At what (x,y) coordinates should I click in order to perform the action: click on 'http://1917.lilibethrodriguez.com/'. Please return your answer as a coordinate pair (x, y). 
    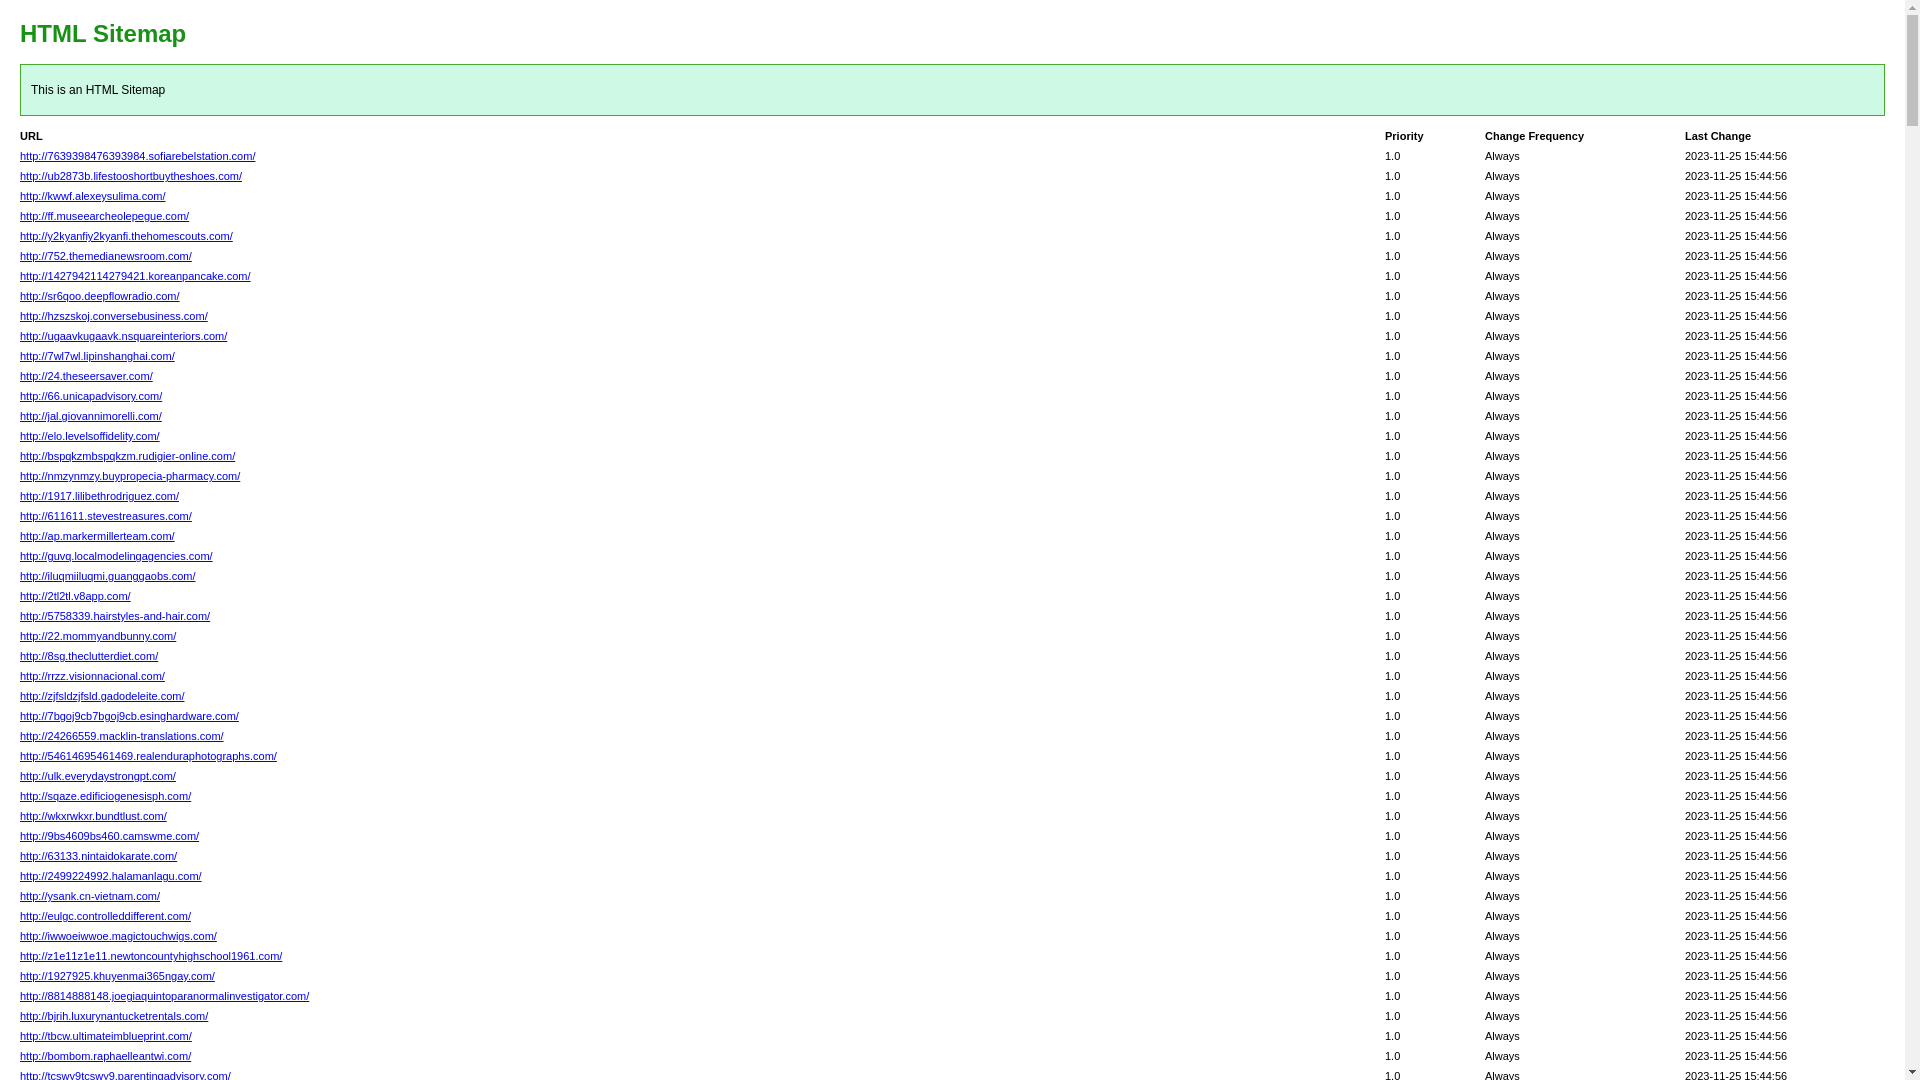
    Looking at the image, I should click on (98, 495).